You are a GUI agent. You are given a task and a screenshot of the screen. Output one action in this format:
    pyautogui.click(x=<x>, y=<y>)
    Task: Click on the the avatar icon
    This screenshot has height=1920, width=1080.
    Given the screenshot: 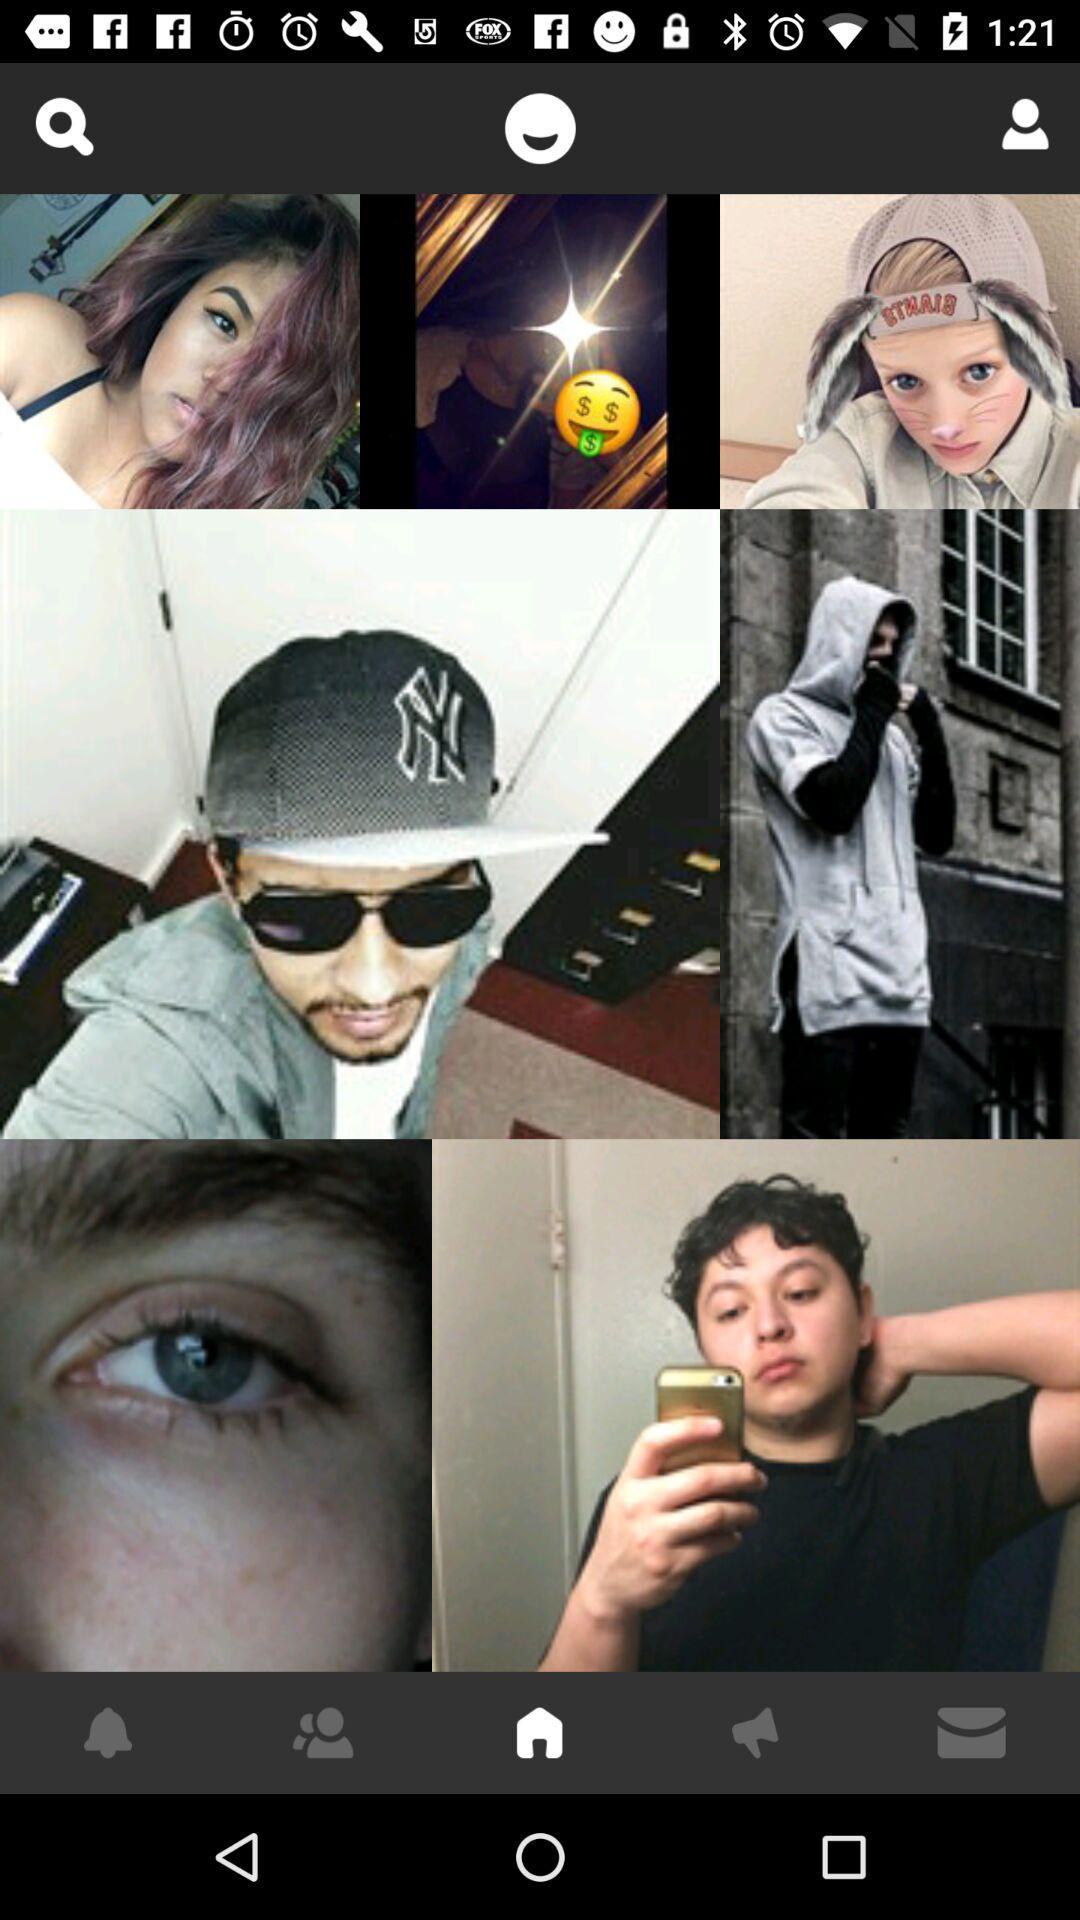 What is the action you would take?
    pyautogui.click(x=1018, y=123)
    